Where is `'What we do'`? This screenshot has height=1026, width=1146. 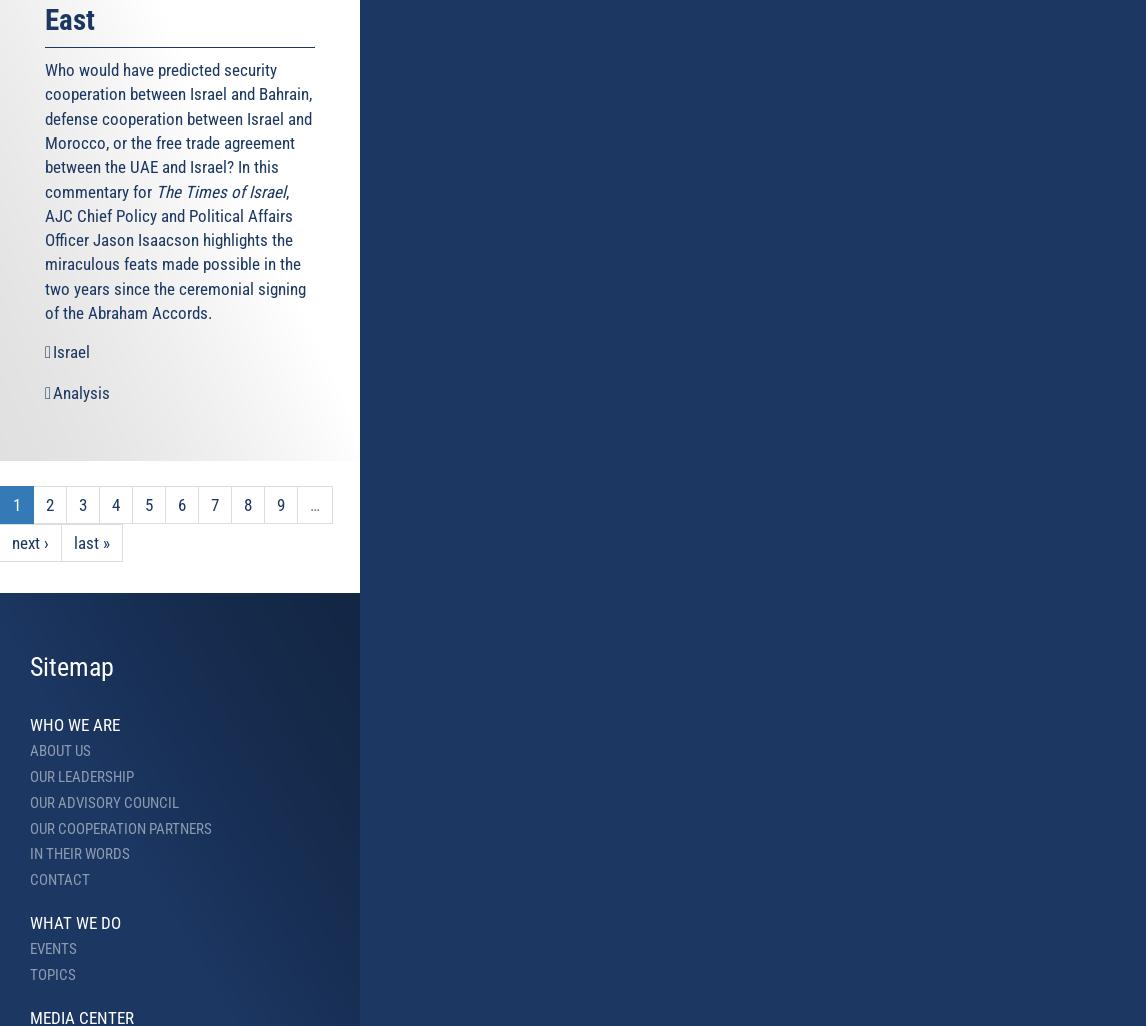
'What we do' is located at coordinates (30, 921).